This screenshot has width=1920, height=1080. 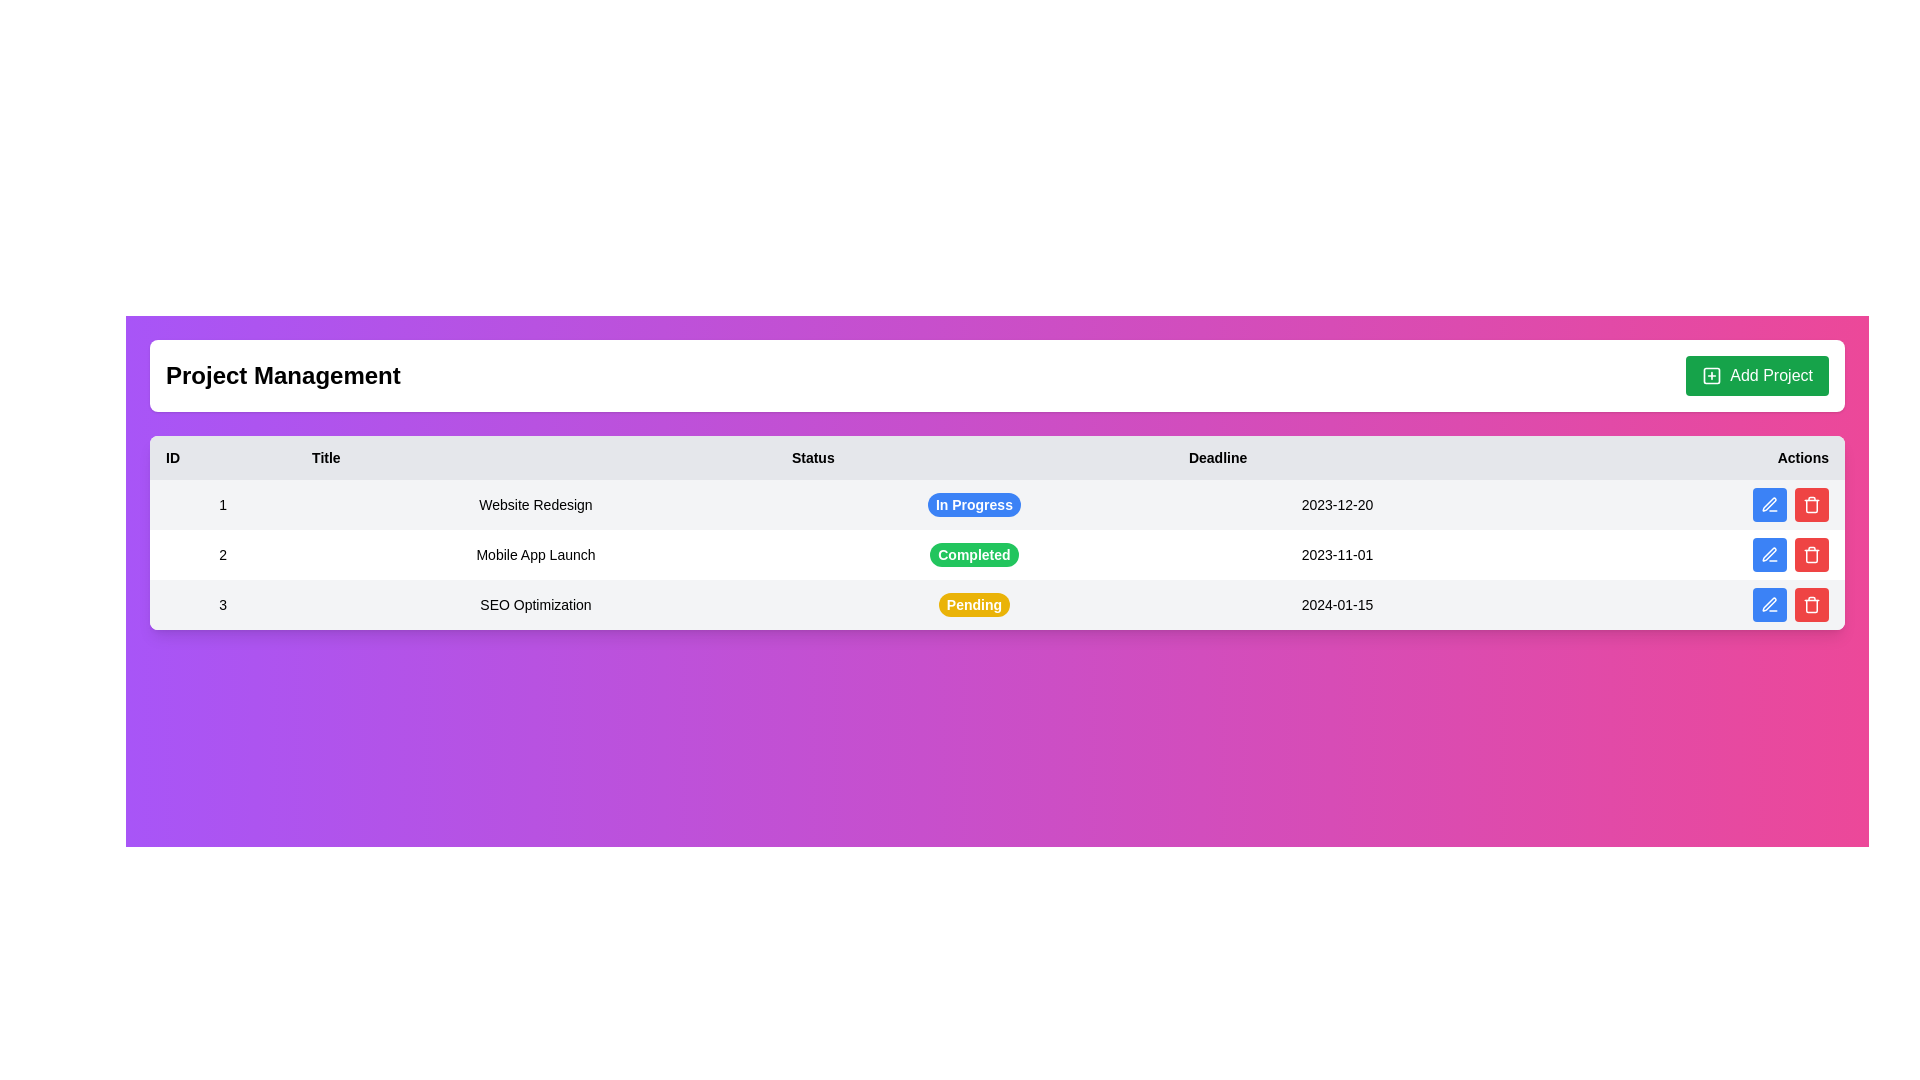 What do you see at coordinates (974, 504) in the screenshot?
I see `the blue Badge or Status Label in the third column of the first row under the 'Status' header for the 'Website Redesign' project to obtain information about the project's current progress` at bounding box center [974, 504].